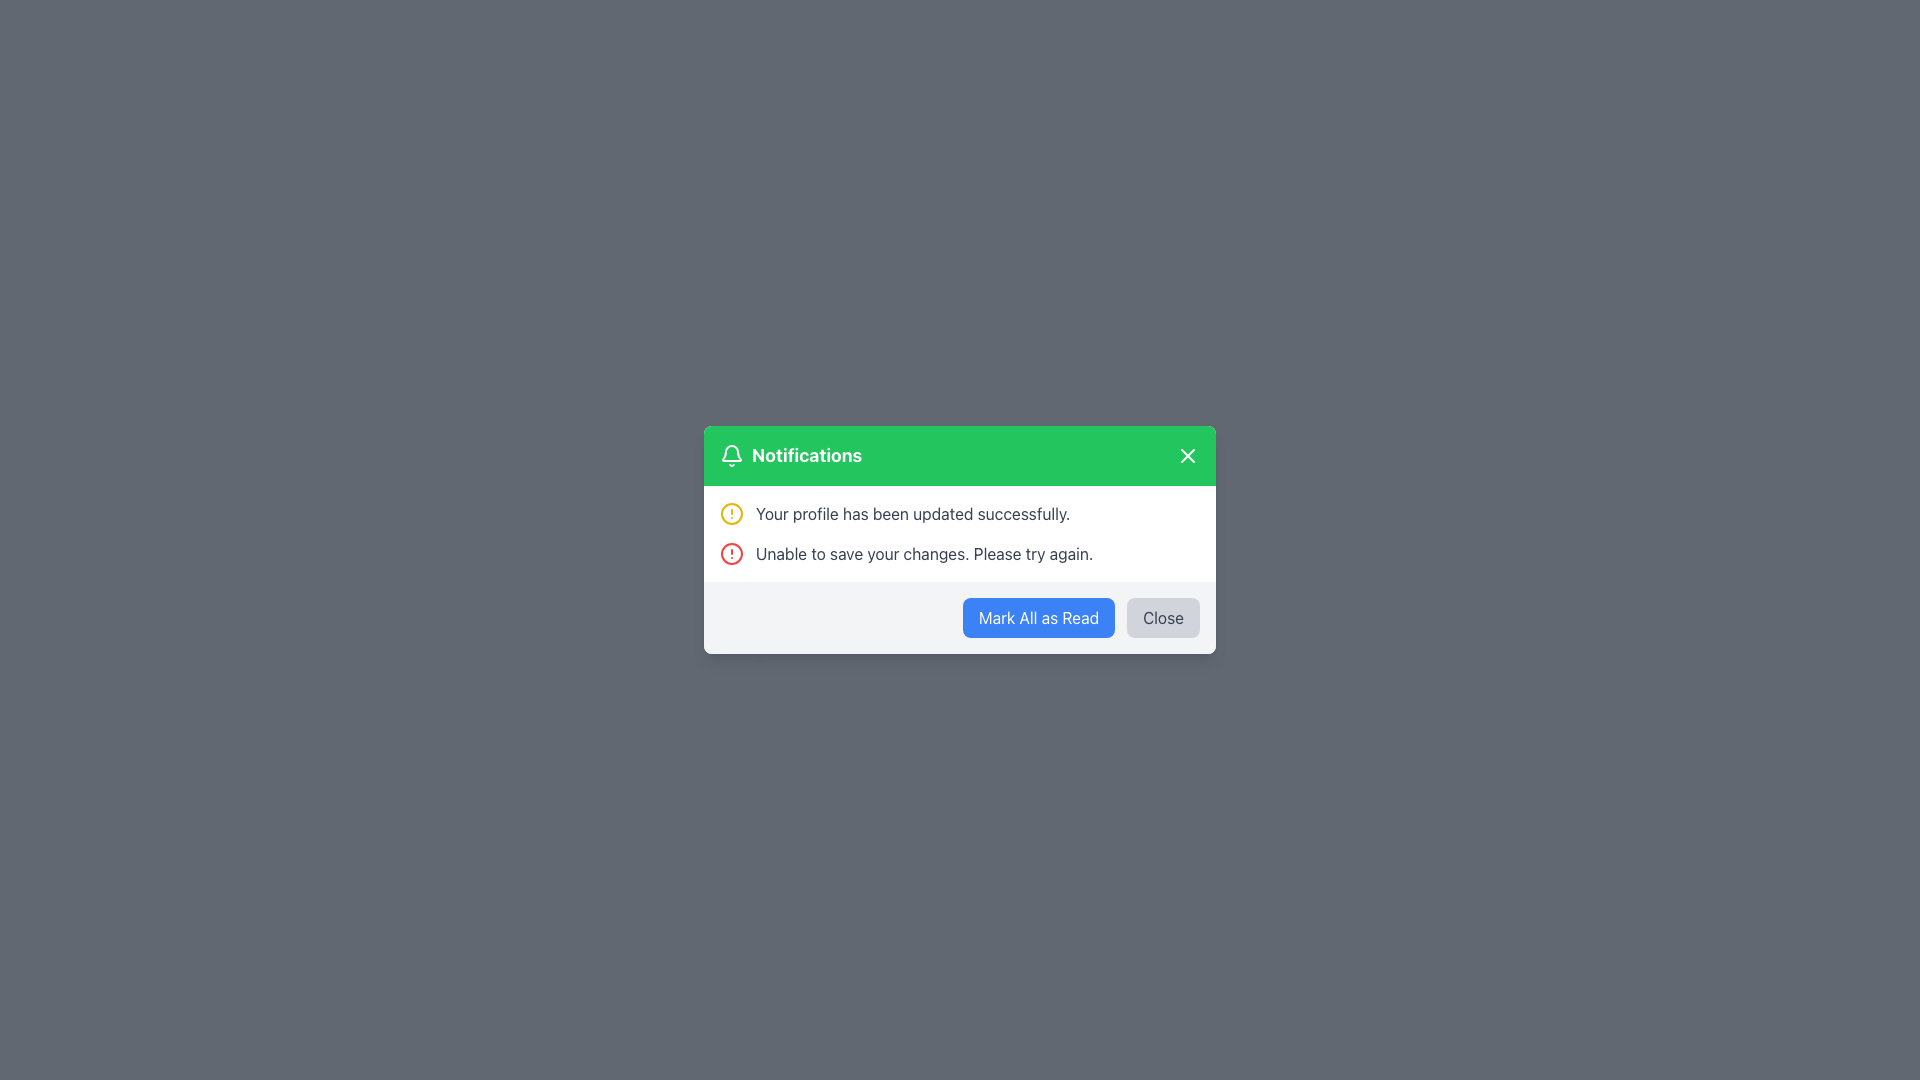  I want to click on the notification message stating 'Your profile has been updated successfully.' located in the top notification area of a modal dialog by clicking on it, so click(960, 512).